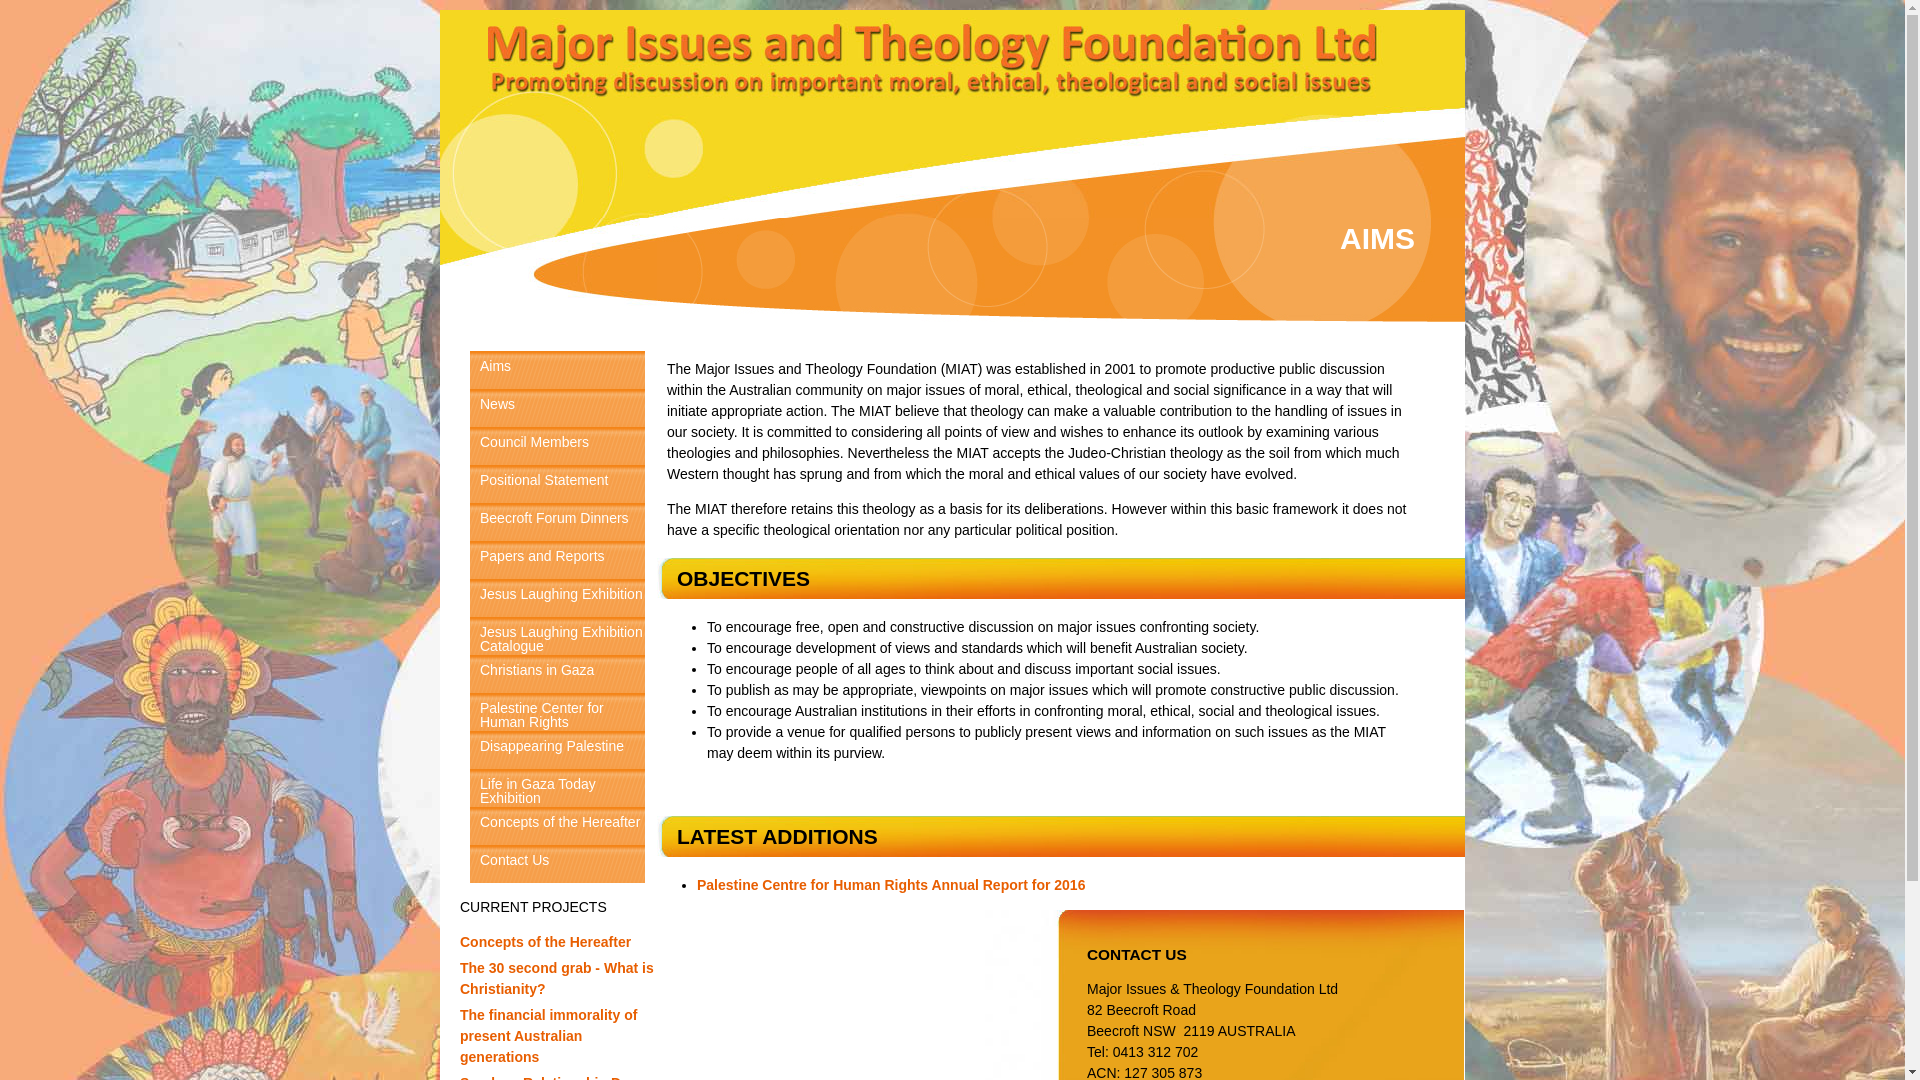 This screenshot has height=1080, width=1920. Describe the element at coordinates (557, 559) in the screenshot. I see `'Papers and Reports'` at that location.